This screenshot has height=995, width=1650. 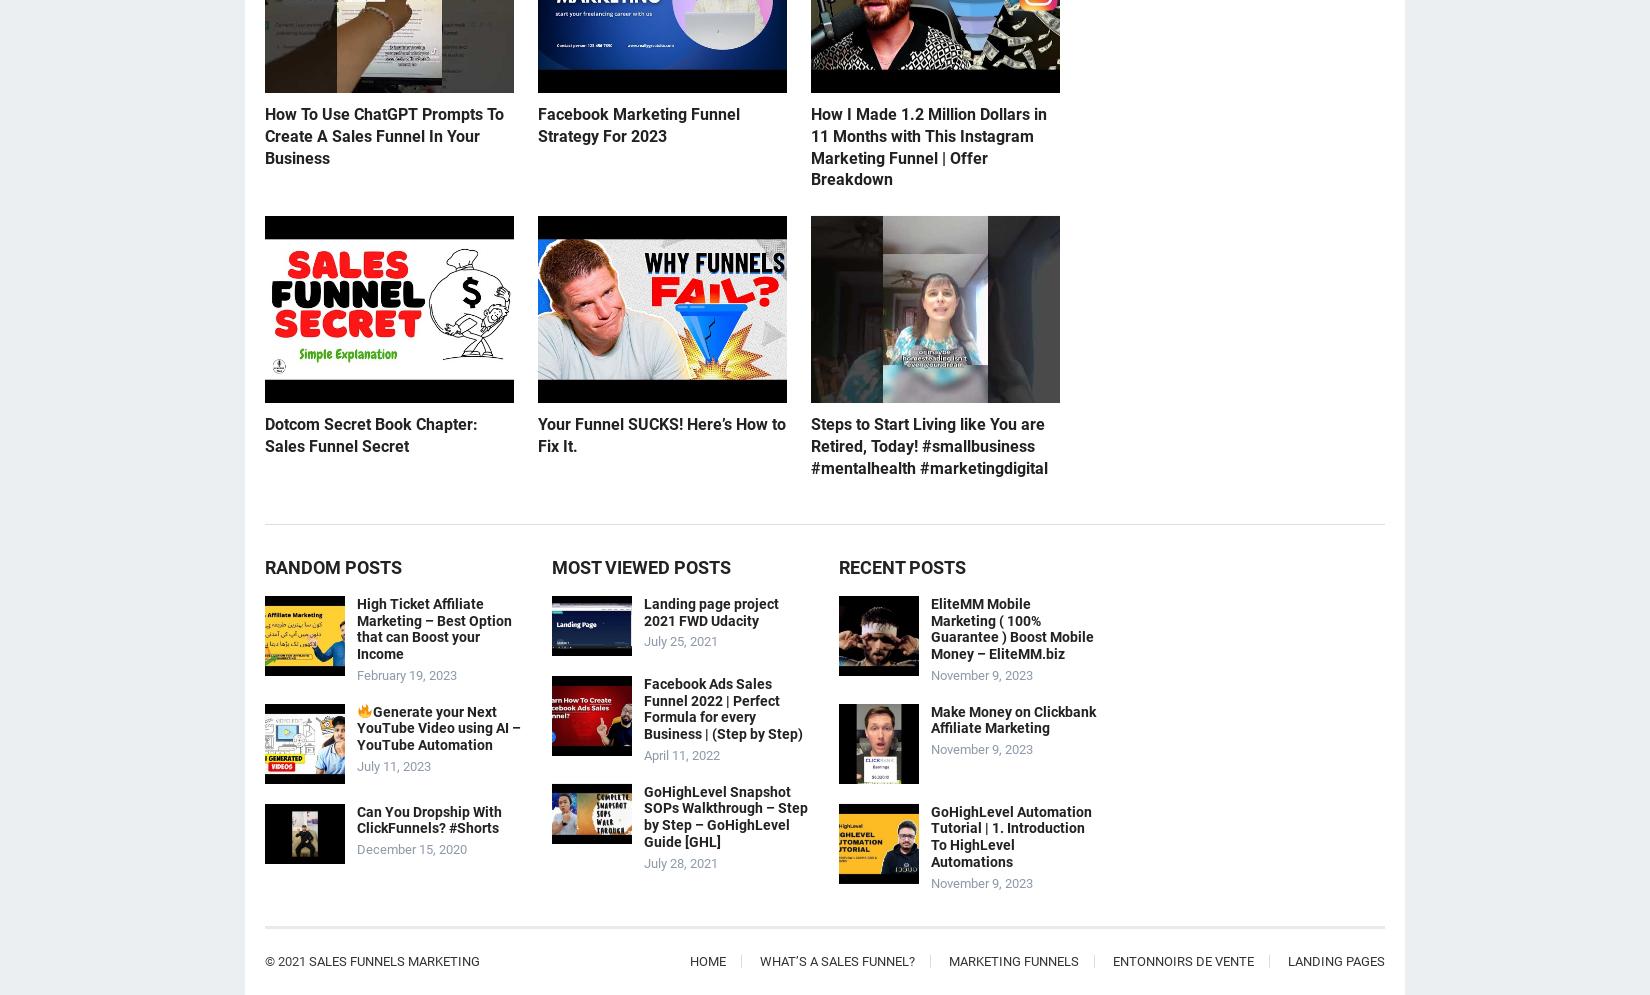 What do you see at coordinates (640, 567) in the screenshot?
I see `'Most Viewed Posts'` at bounding box center [640, 567].